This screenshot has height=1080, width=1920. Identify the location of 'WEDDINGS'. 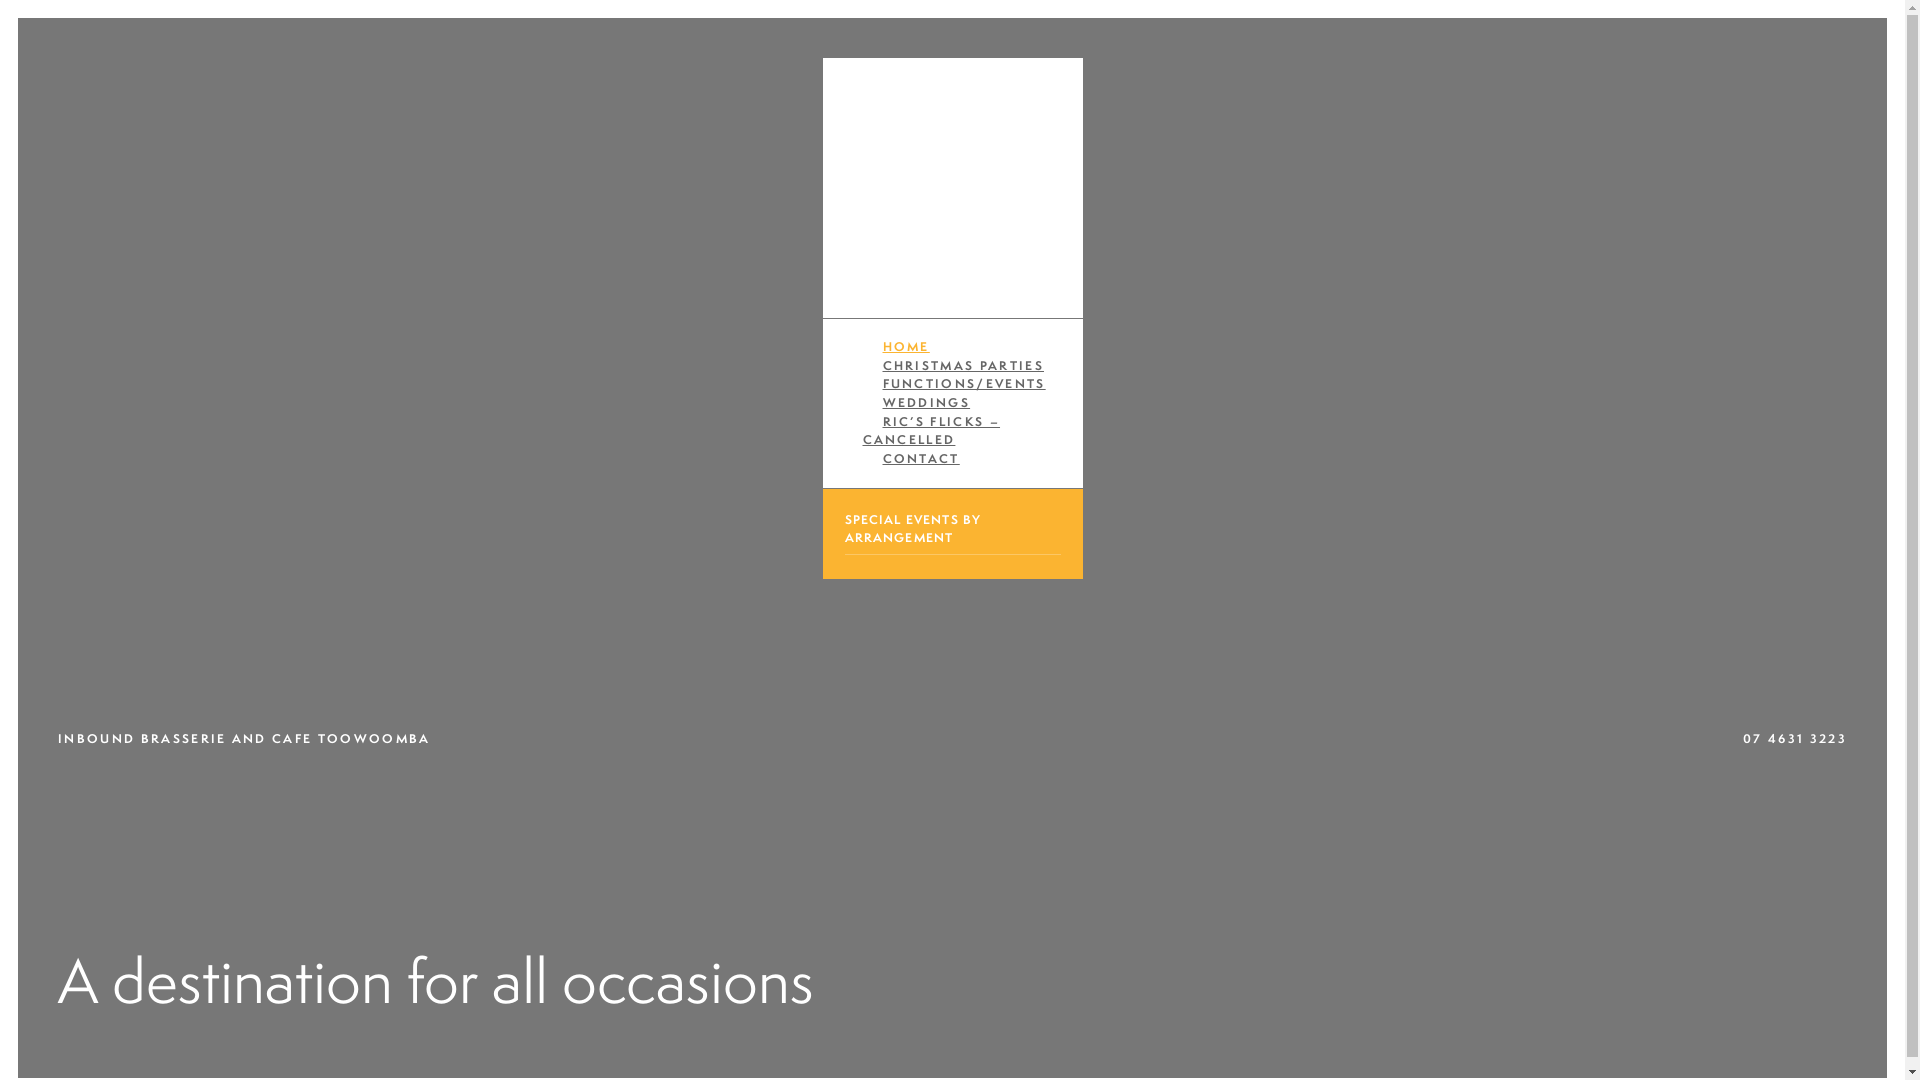
(925, 402).